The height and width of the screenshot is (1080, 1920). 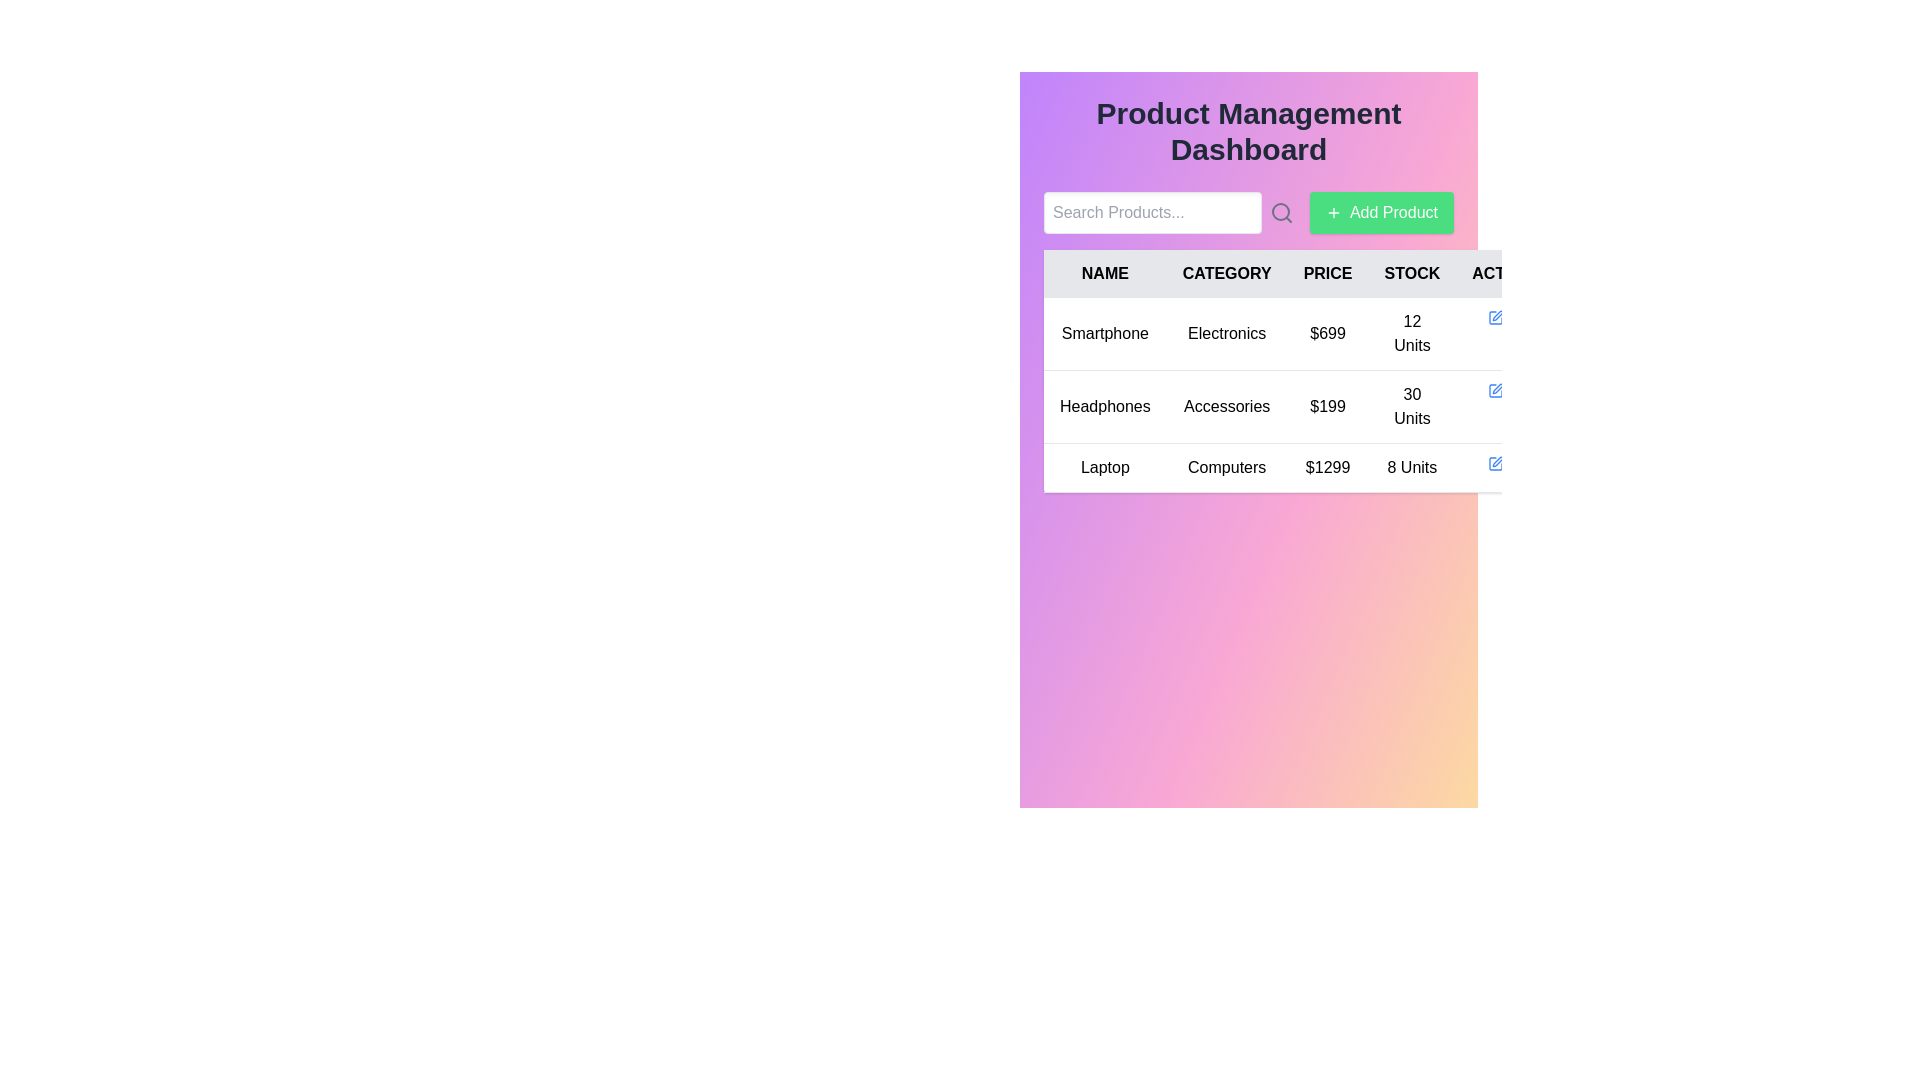 What do you see at coordinates (1302, 395) in the screenshot?
I see `the second row of the product details table, which is located between the rows for 'Smartphone' and 'Laptop'` at bounding box center [1302, 395].